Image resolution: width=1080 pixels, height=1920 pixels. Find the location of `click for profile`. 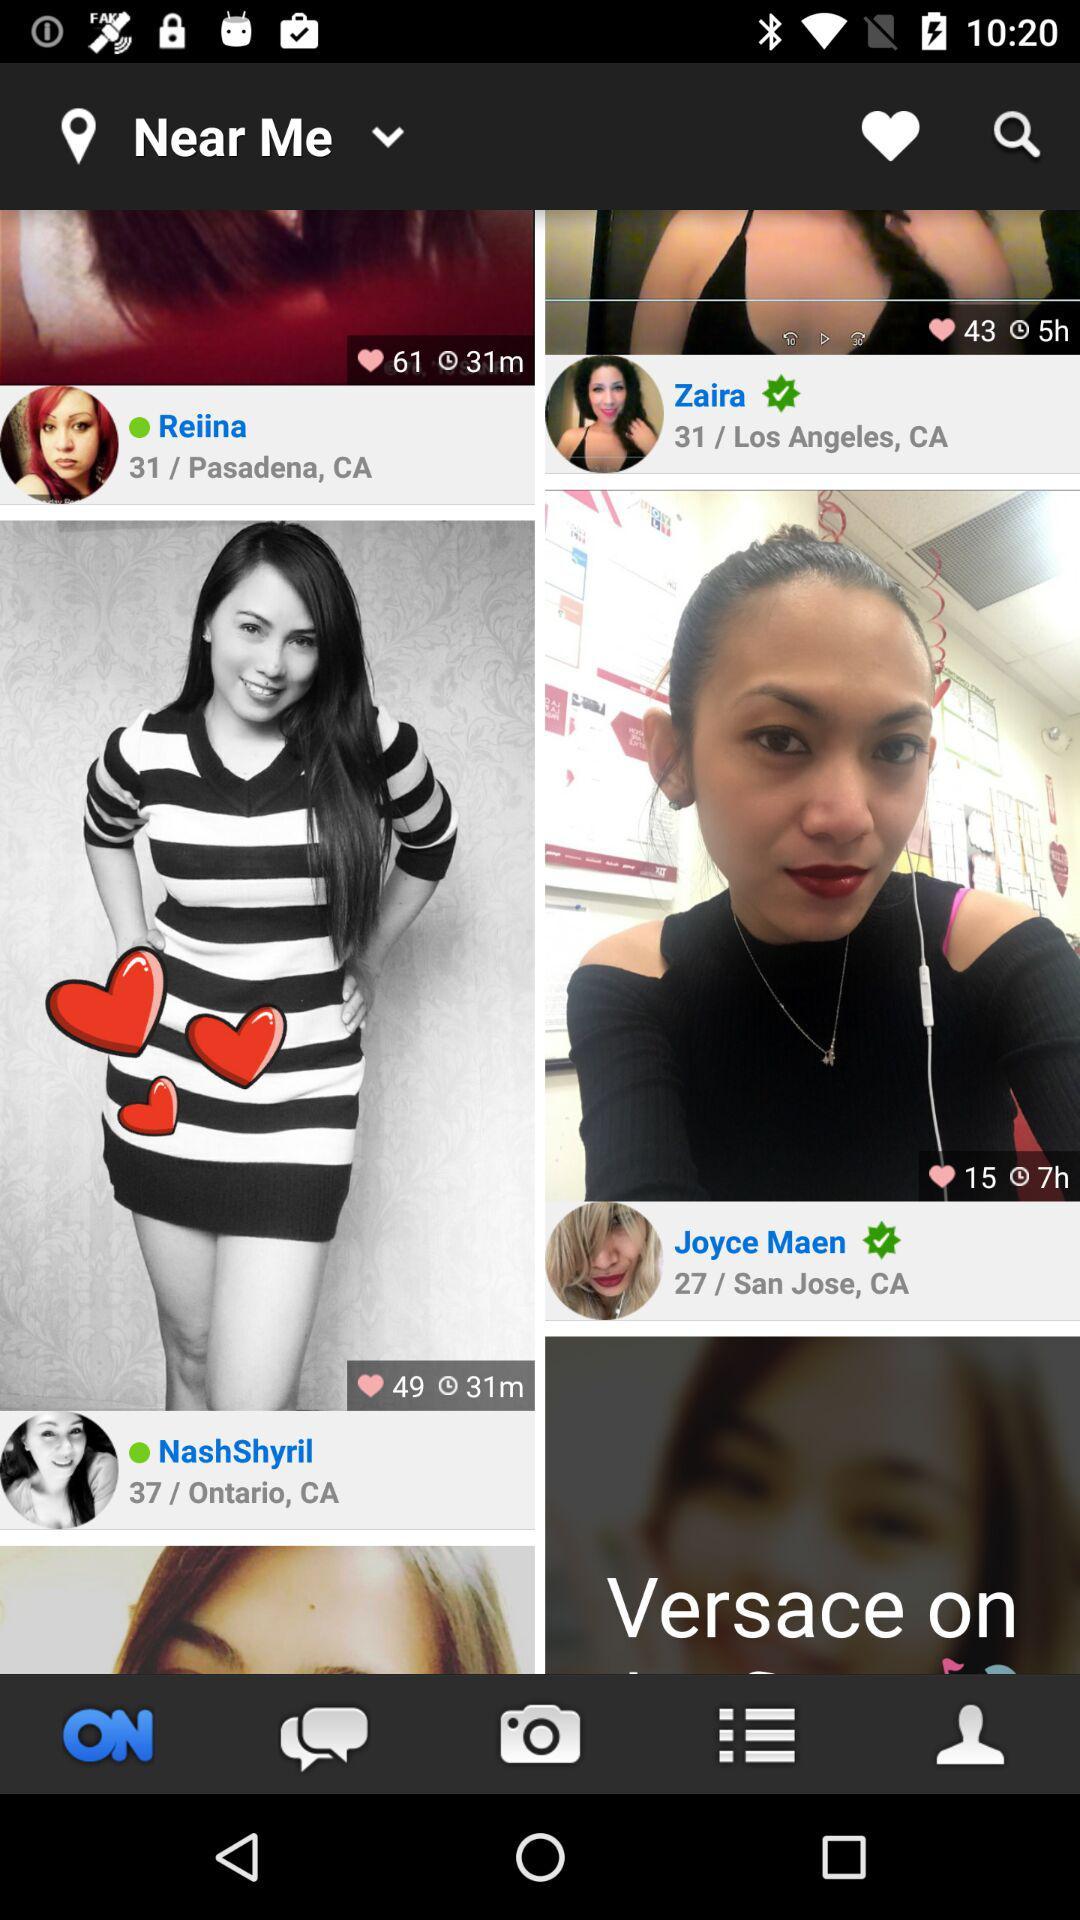

click for profile is located at coordinates (58, 1469).